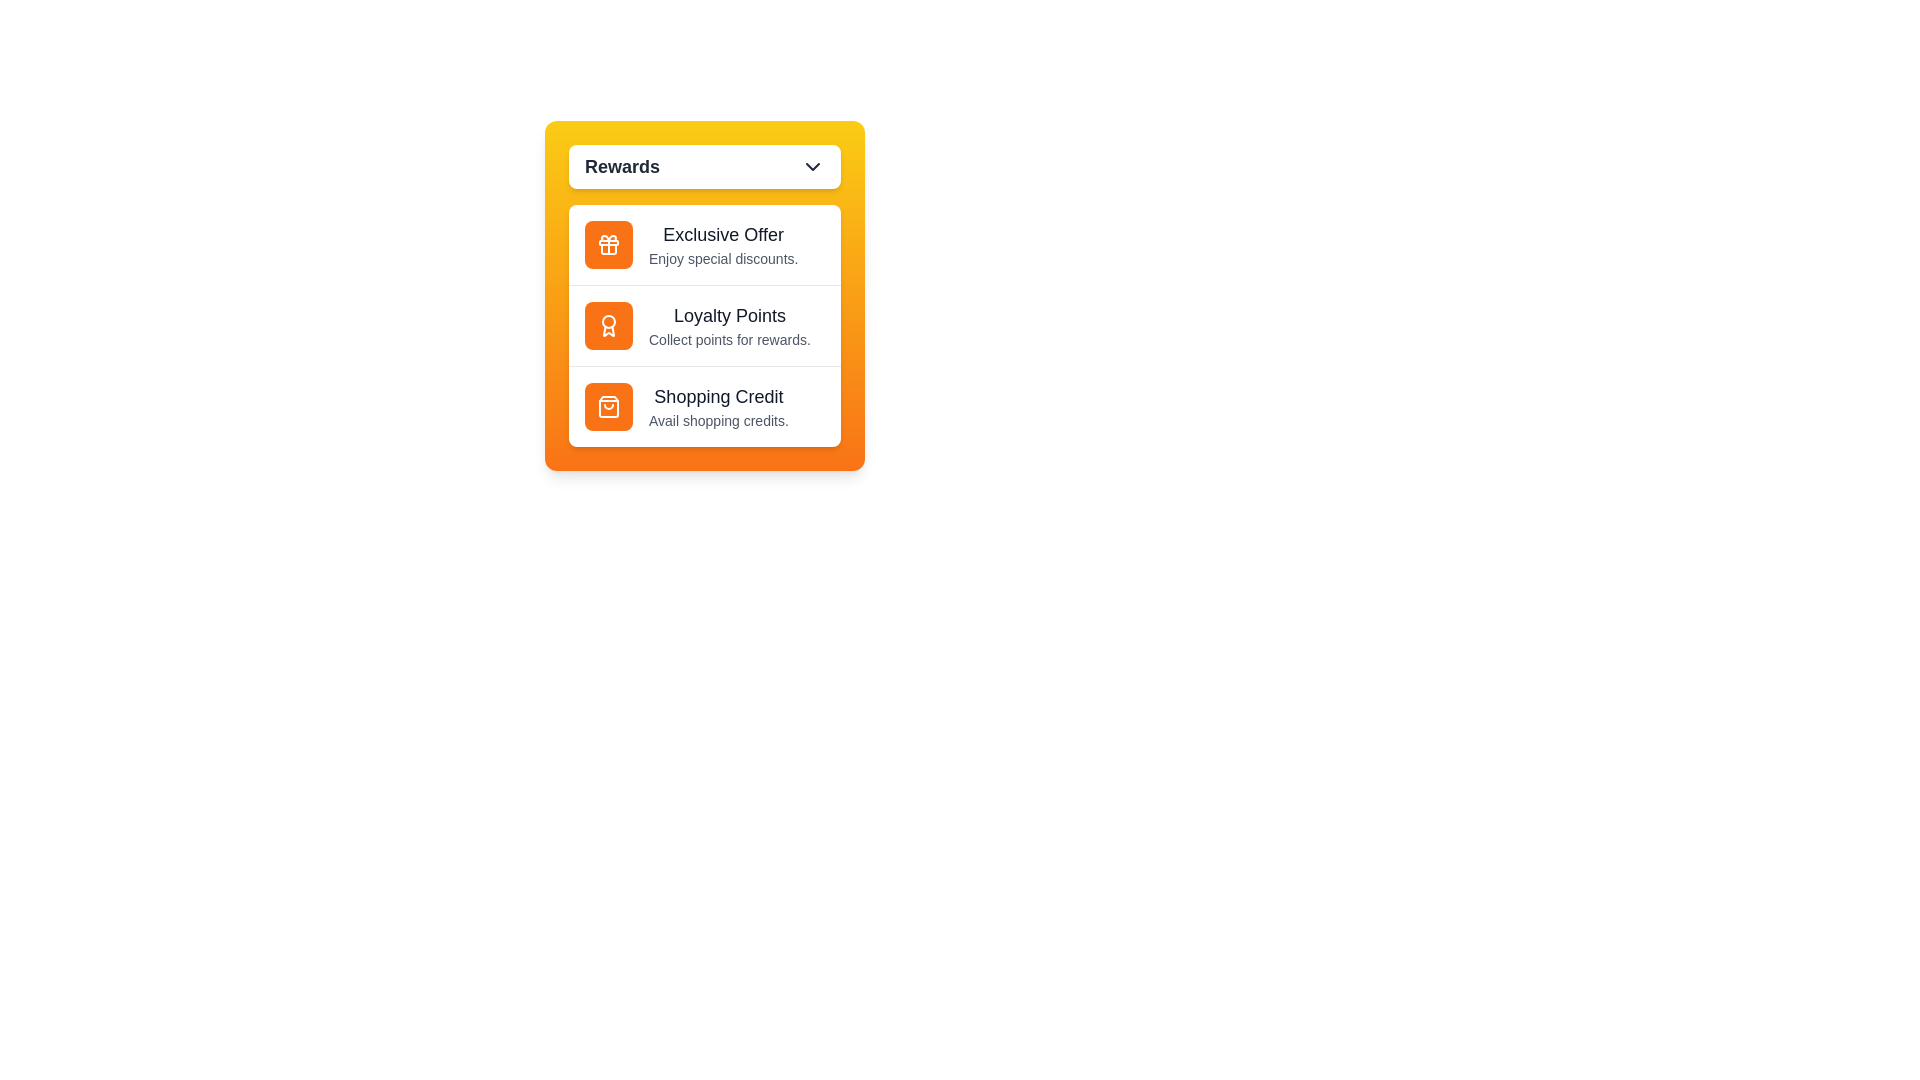 This screenshot has height=1080, width=1920. Describe the element at coordinates (608, 325) in the screenshot. I see `the loyalty points icon, which is visually represented within a rounded rectangular box with an orange background, located to the left of the 'Loyalty Points' text` at that location.